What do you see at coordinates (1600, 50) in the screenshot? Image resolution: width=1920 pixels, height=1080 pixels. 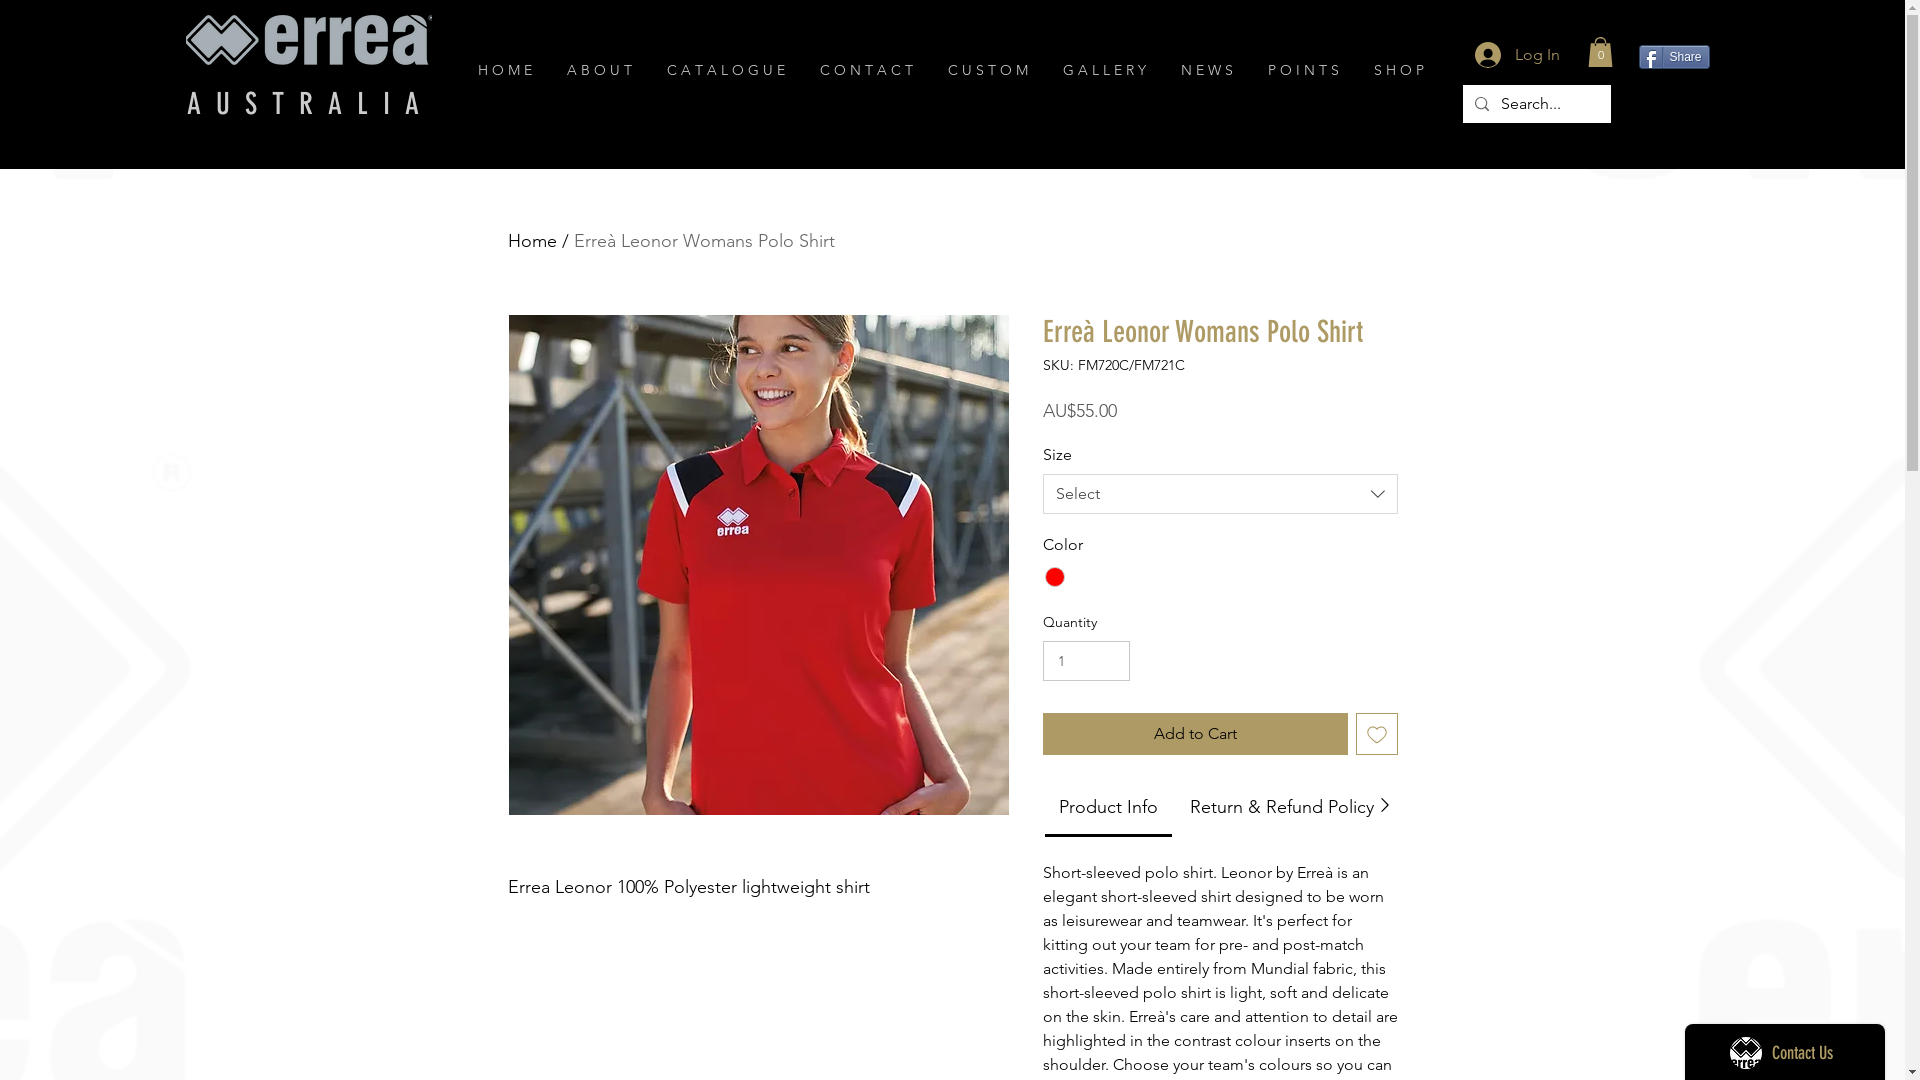 I see `'0'` at bounding box center [1600, 50].